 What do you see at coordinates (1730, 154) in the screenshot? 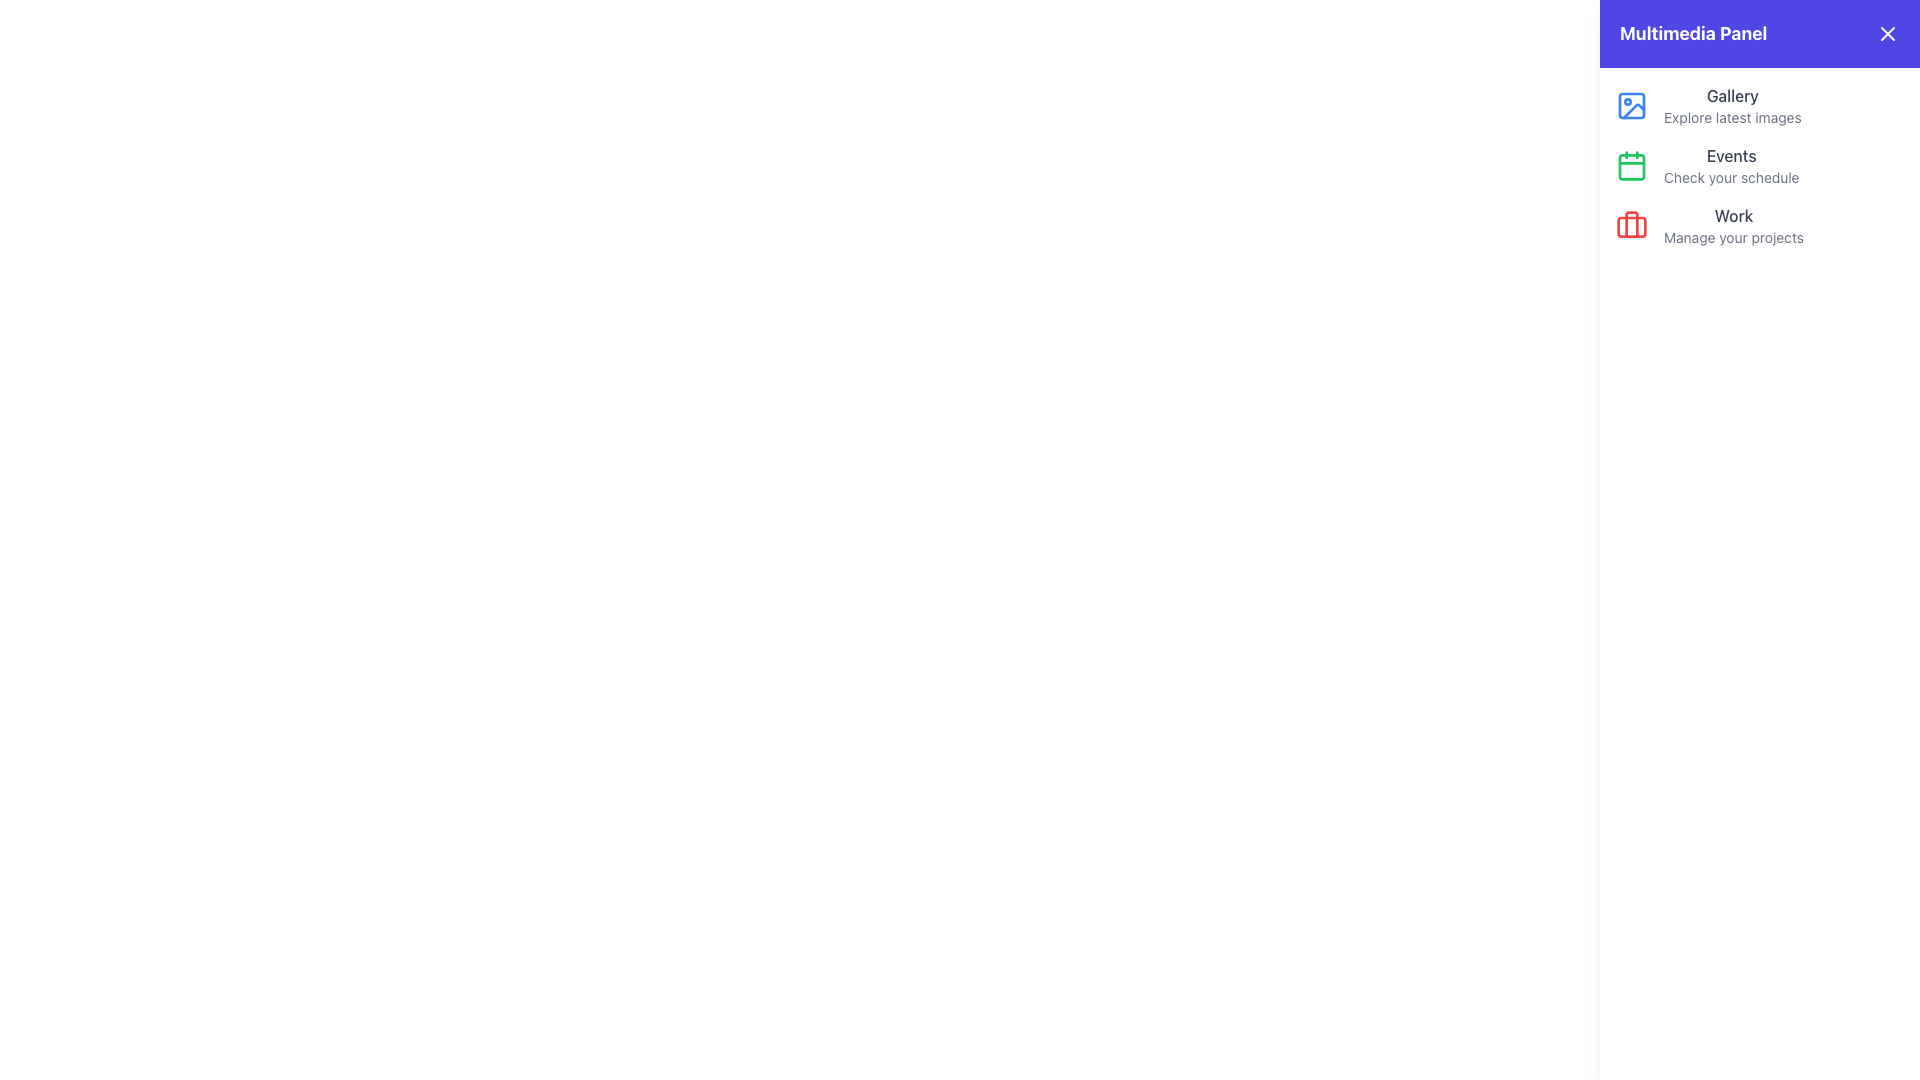
I see `the 'Events' text label located in the sidebar, which is styled as a section heading and is positioned between the 'Gallery' section and the 'Check your schedule' description` at bounding box center [1730, 154].